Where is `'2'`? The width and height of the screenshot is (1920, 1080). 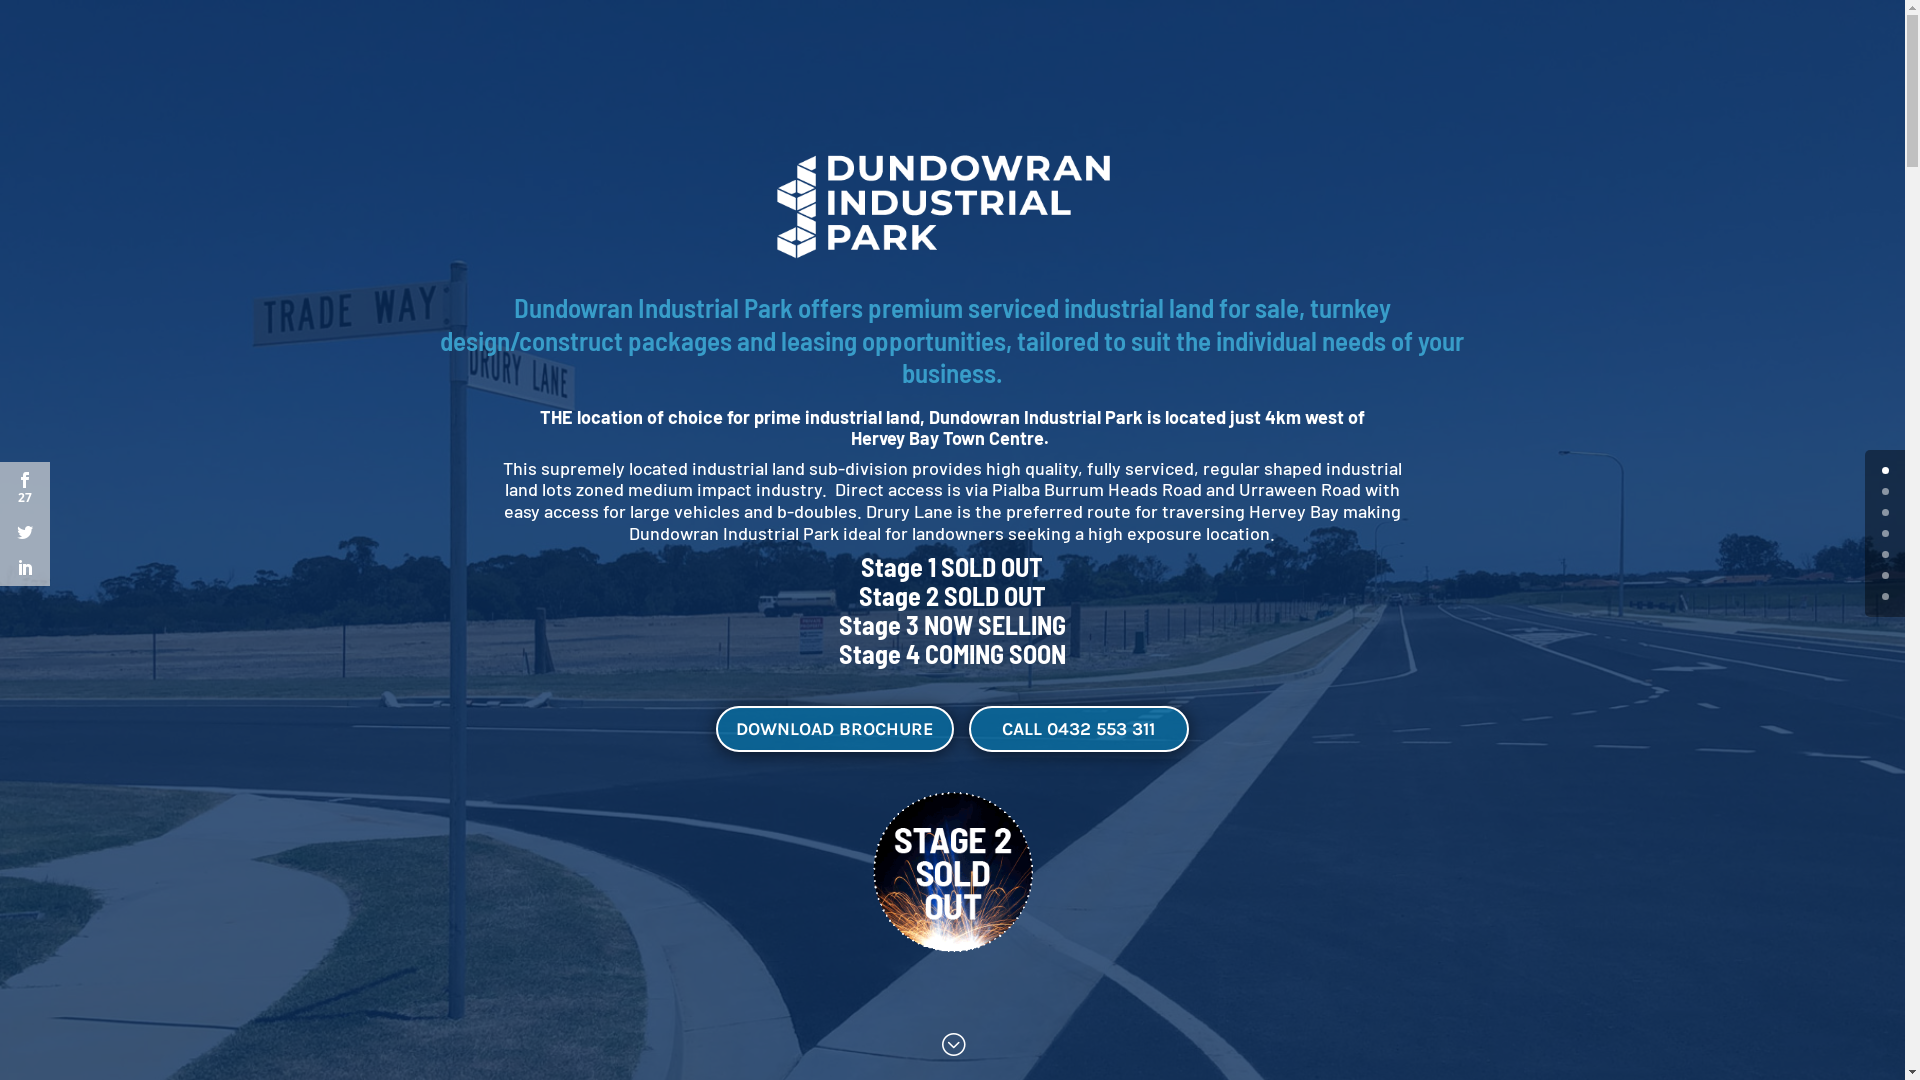
'2' is located at coordinates (1884, 511).